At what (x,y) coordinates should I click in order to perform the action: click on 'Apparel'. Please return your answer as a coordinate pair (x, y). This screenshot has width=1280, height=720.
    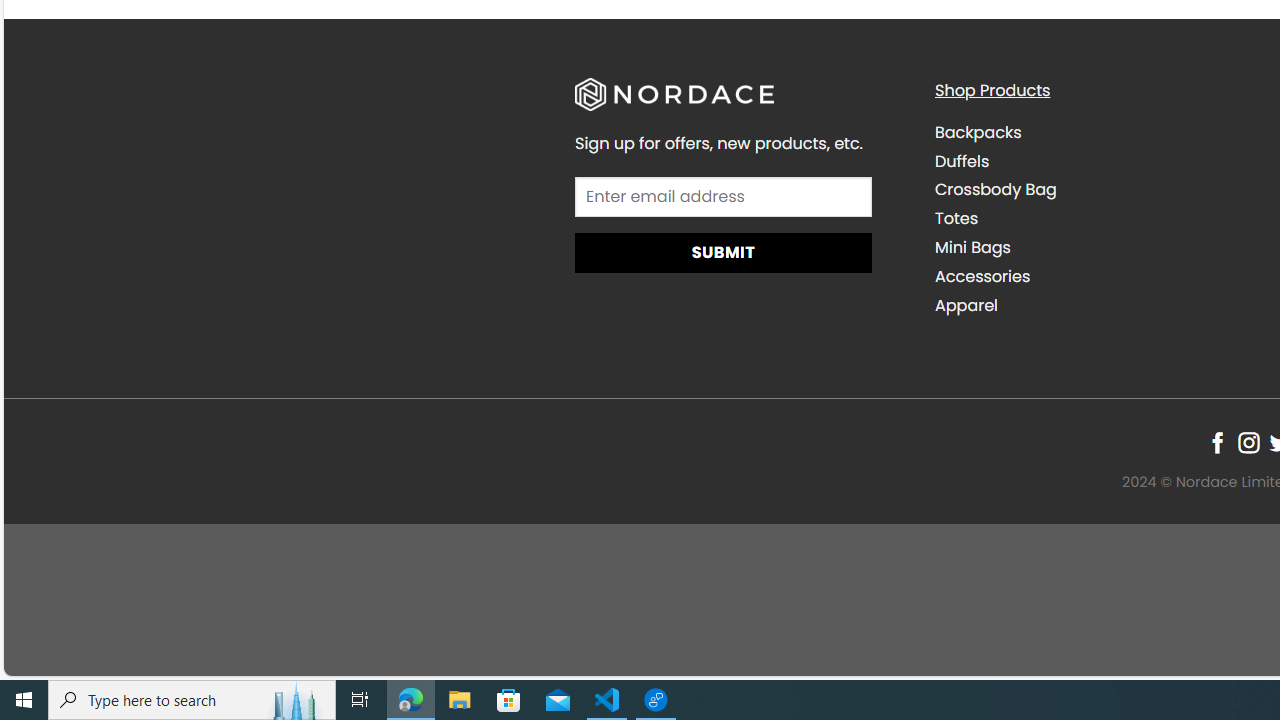
    Looking at the image, I should click on (1098, 305).